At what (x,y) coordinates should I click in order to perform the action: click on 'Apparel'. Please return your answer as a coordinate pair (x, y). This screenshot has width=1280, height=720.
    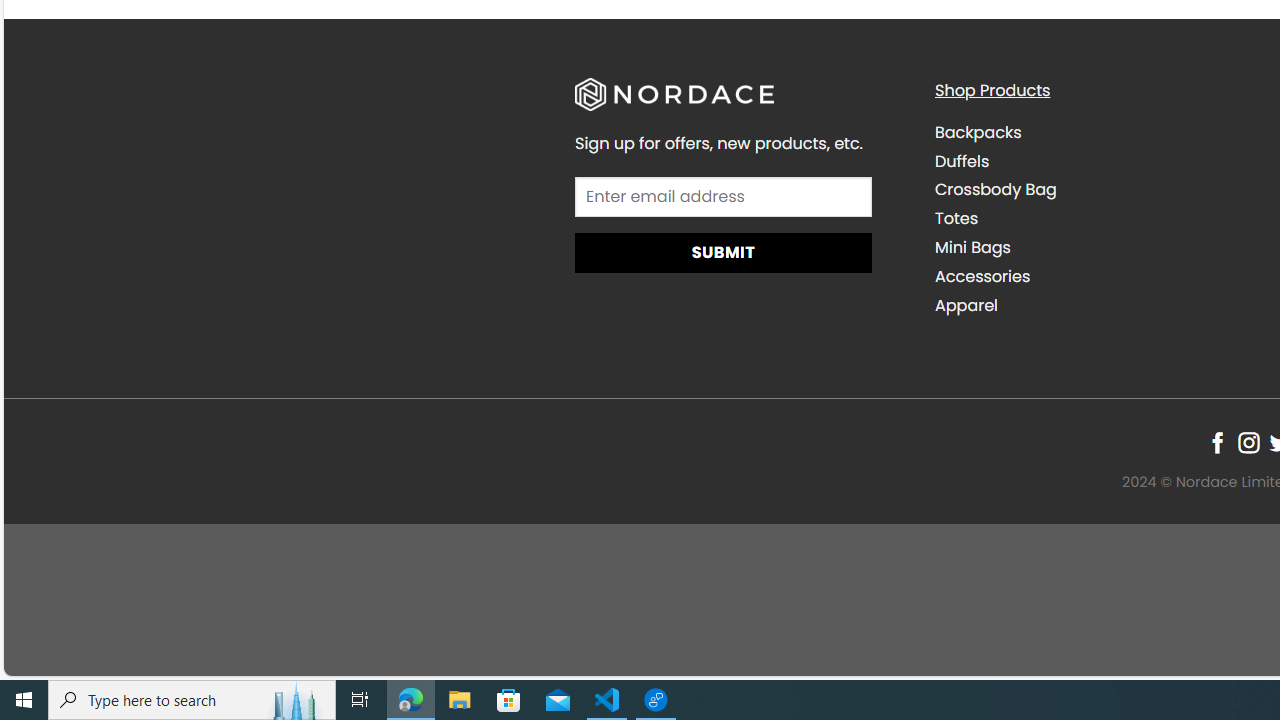
    Looking at the image, I should click on (1098, 305).